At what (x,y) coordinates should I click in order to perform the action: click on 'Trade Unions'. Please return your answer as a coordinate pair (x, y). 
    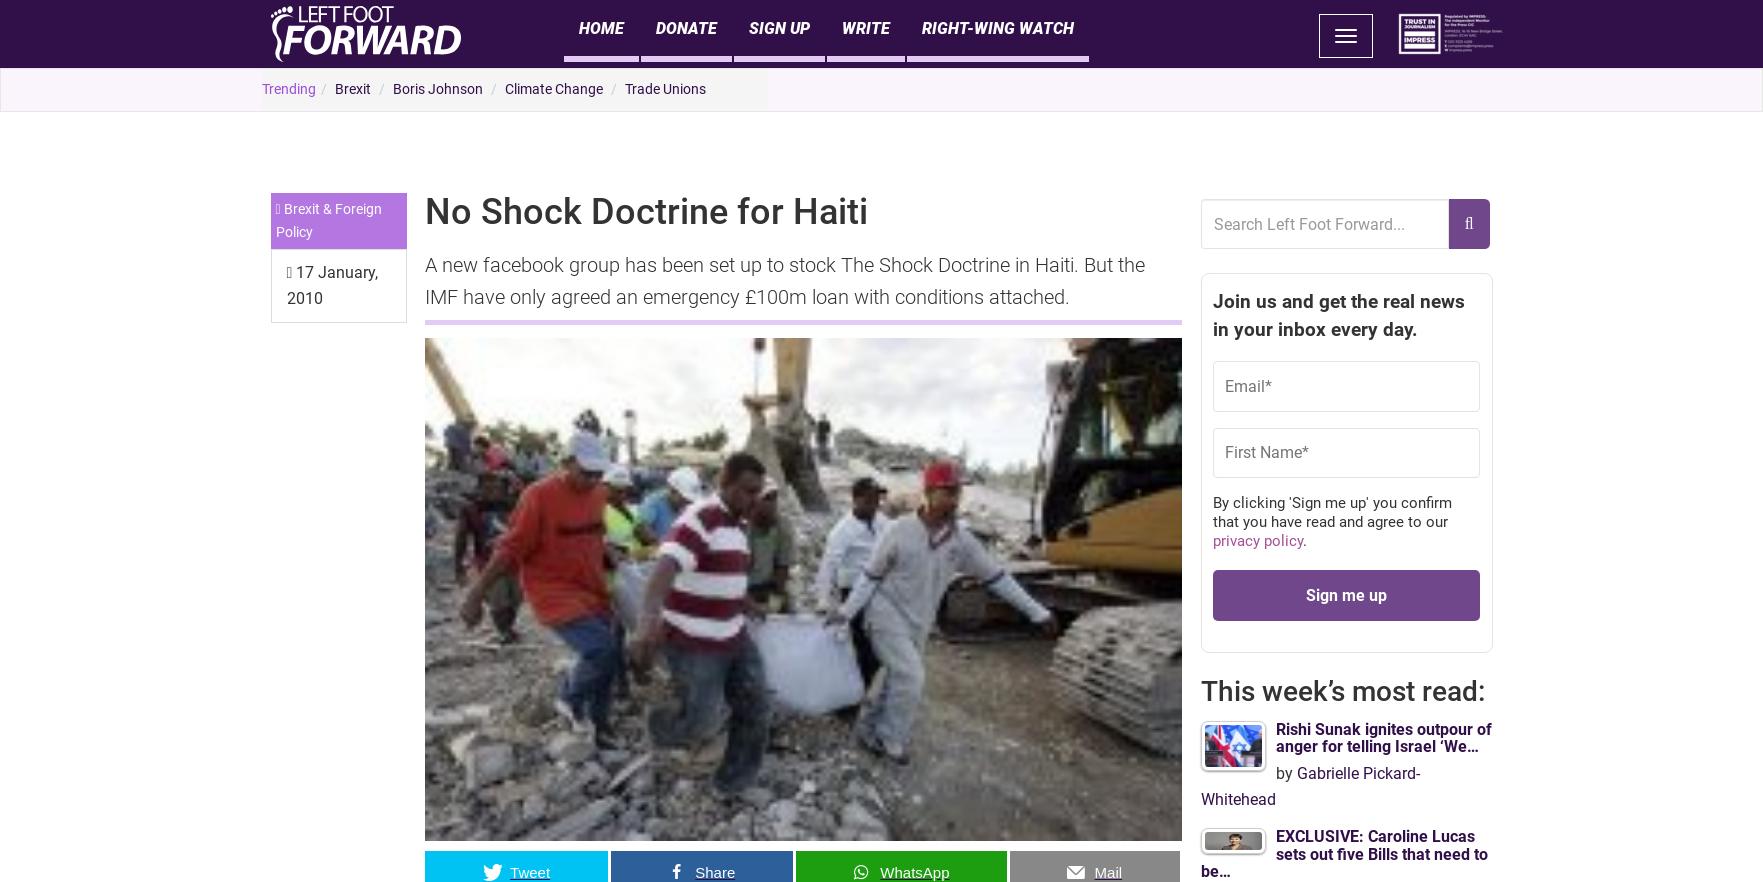
    Looking at the image, I should click on (623, 88).